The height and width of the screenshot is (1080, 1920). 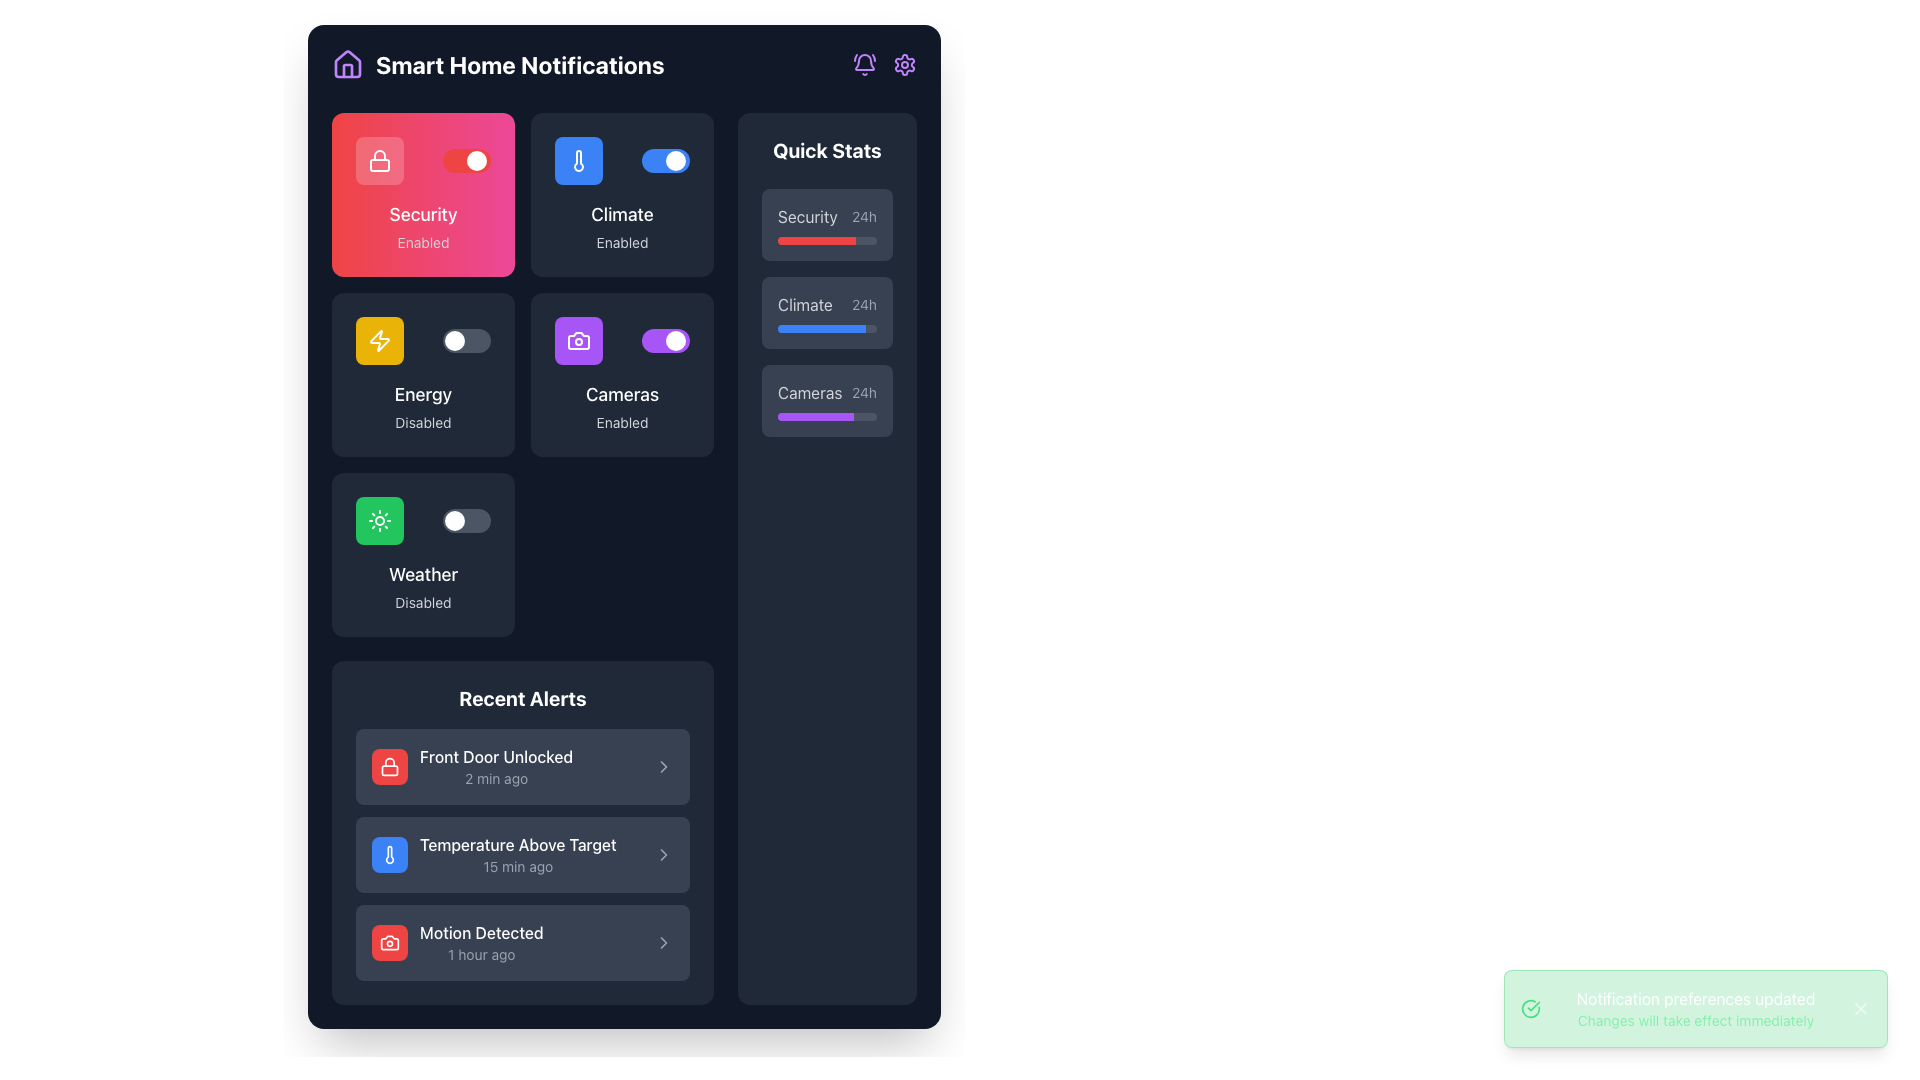 I want to click on the 'Front Door Unlocked' notification element with a dark gray background and a red lock icon, so click(x=523, y=766).